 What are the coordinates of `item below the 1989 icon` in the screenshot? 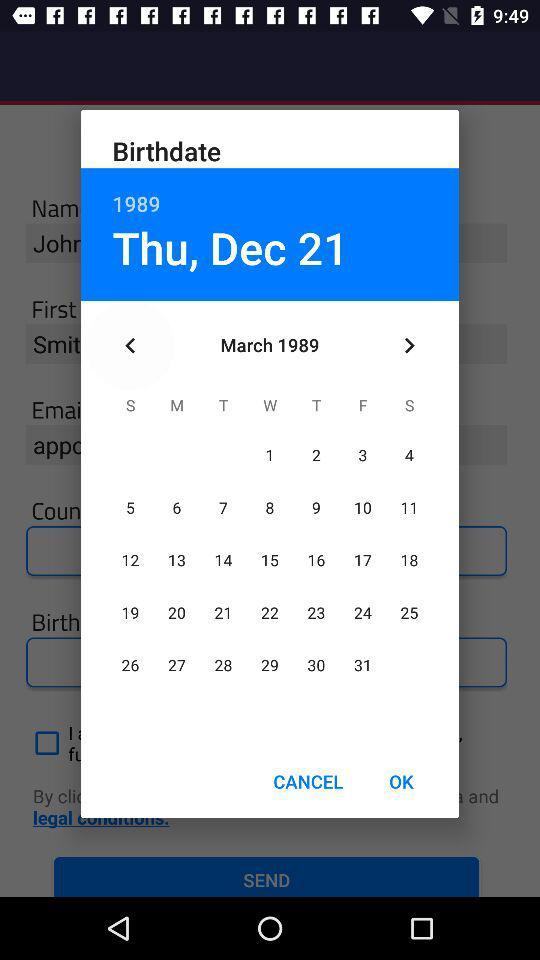 It's located at (229, 246).